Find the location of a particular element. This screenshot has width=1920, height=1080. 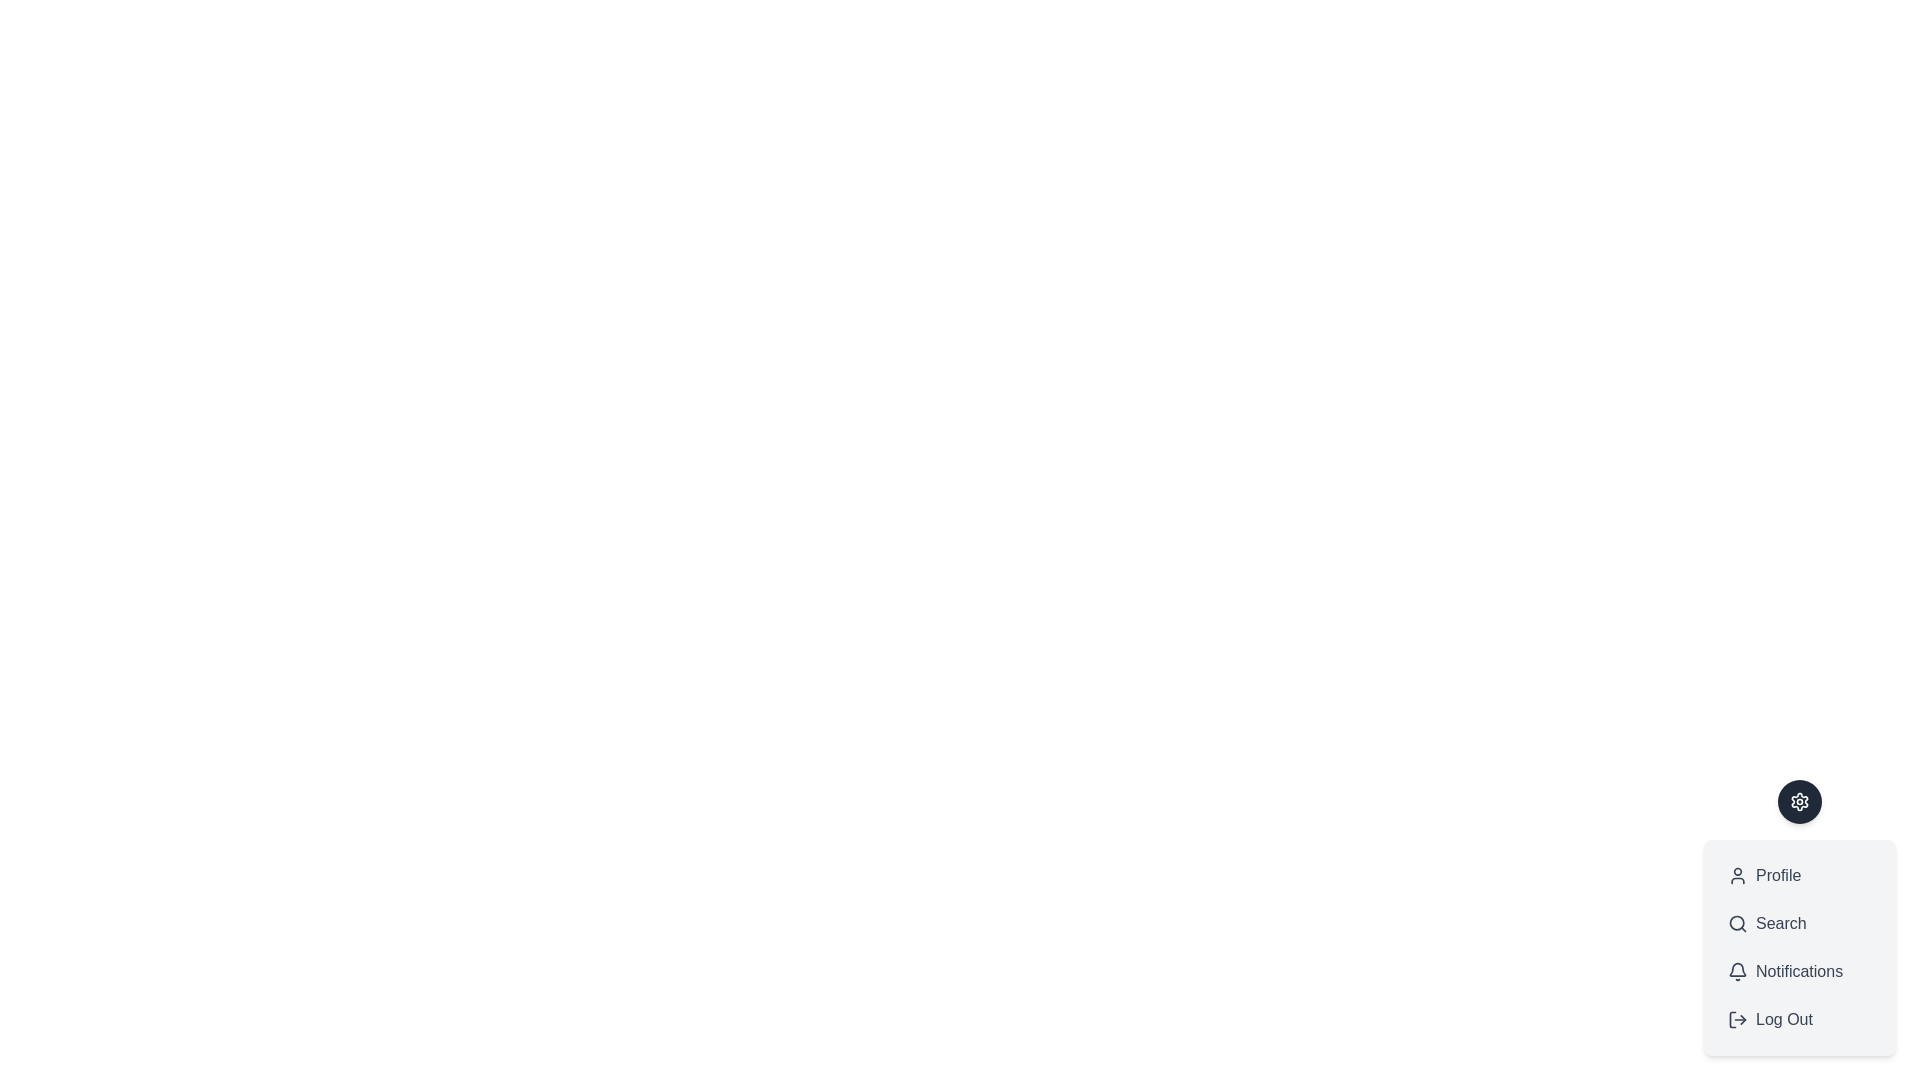

the 'Notifications' menu item with a bell icon in the dropdown menu is located at coordinates (1800, 971).